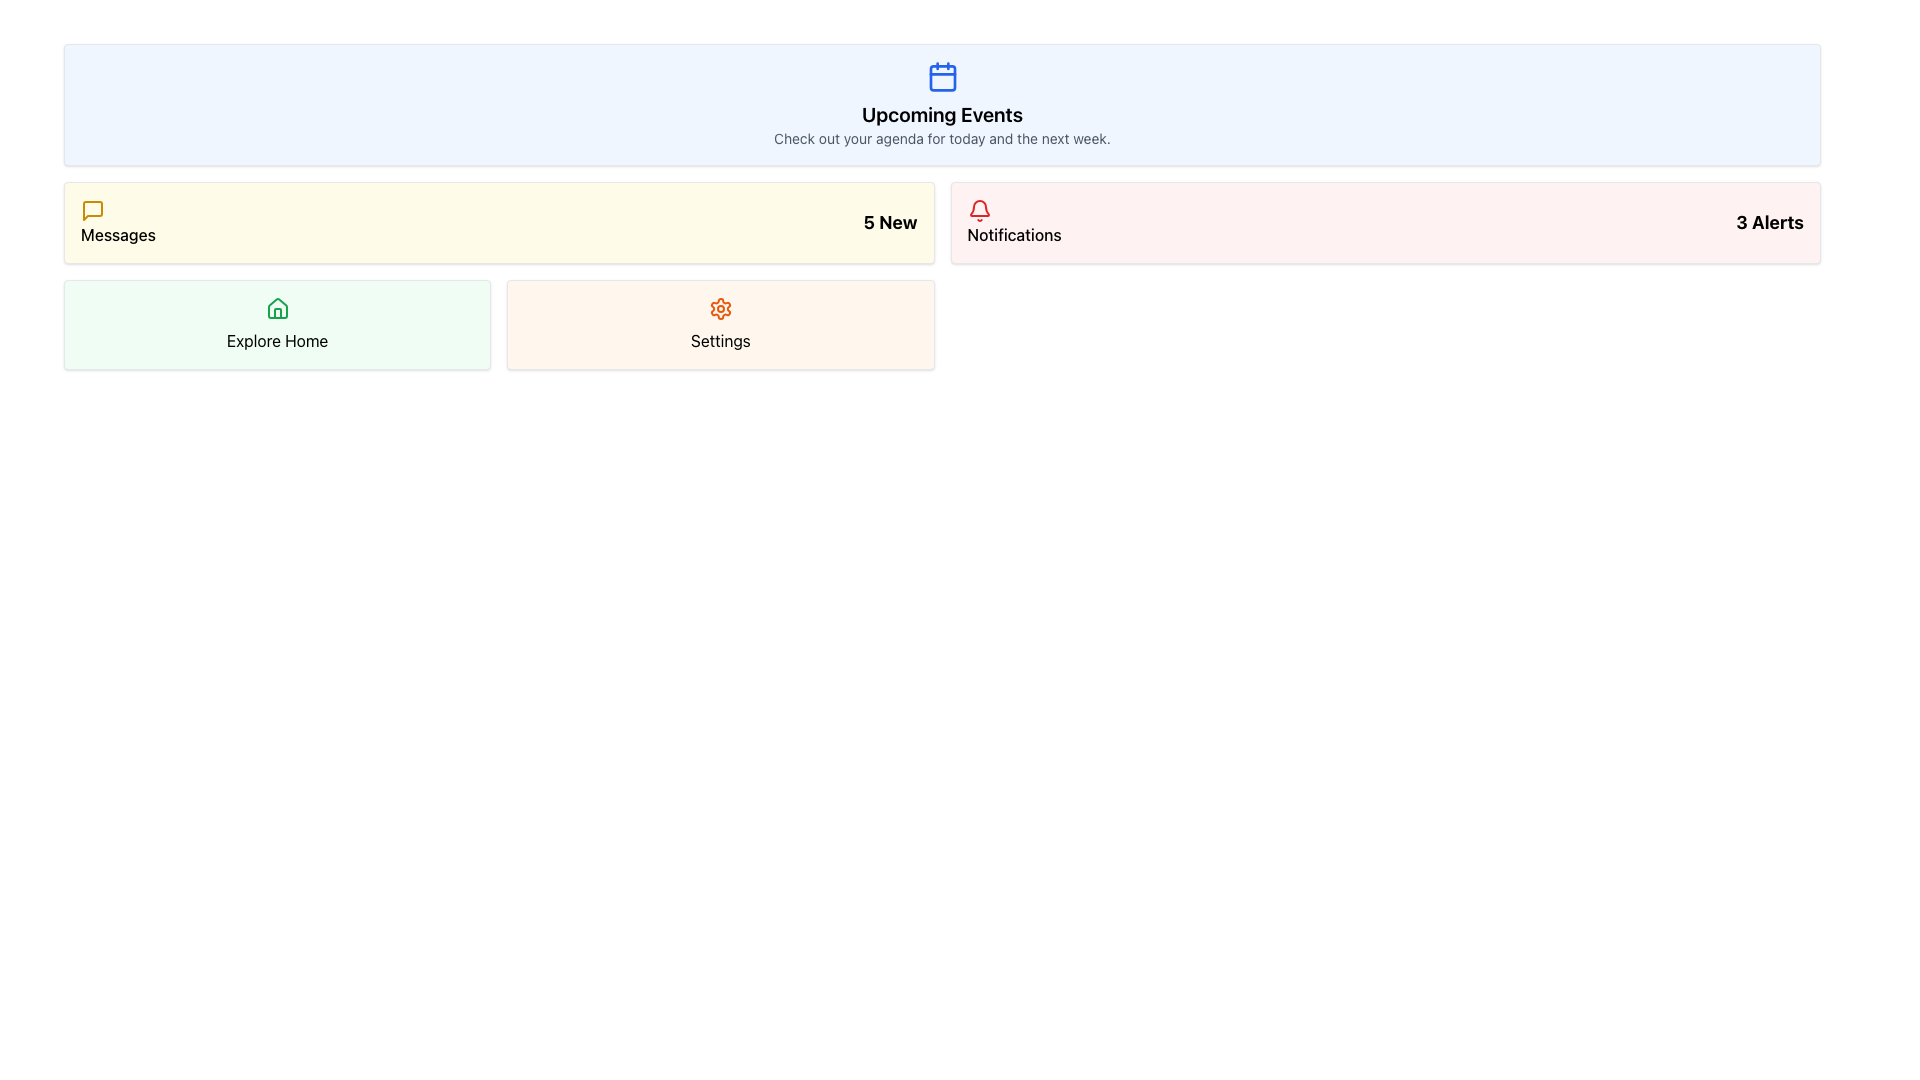 The height and width of the screenshot is (1080, 1920). Describe the element at coordinates (1384, 223) in the screenshot. I see `the informational panel with a light red background, containing the text 'Notifications' and '3 Alerts', located in the top-right section of the grid layout` at that location.